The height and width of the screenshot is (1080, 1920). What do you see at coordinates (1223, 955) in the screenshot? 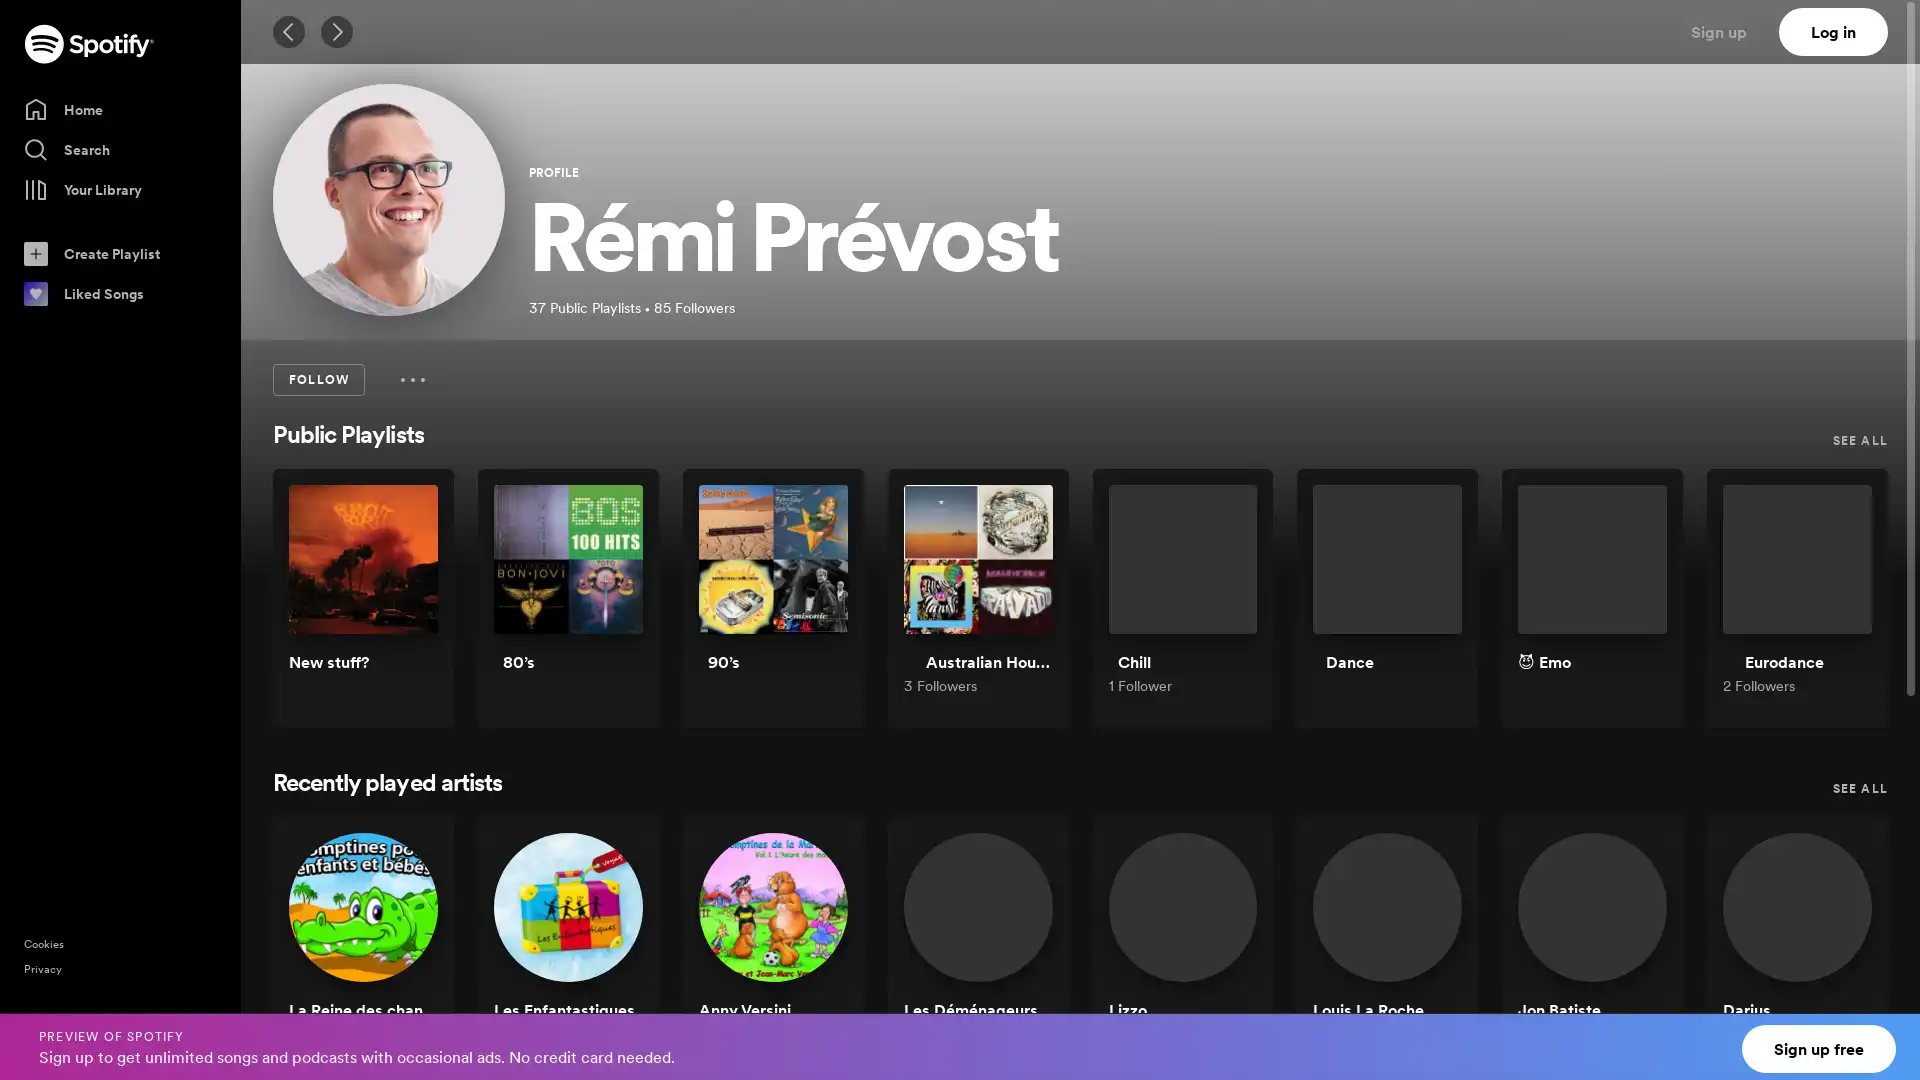
I see `Play Lizzo` at bounding box center [1223, 955].